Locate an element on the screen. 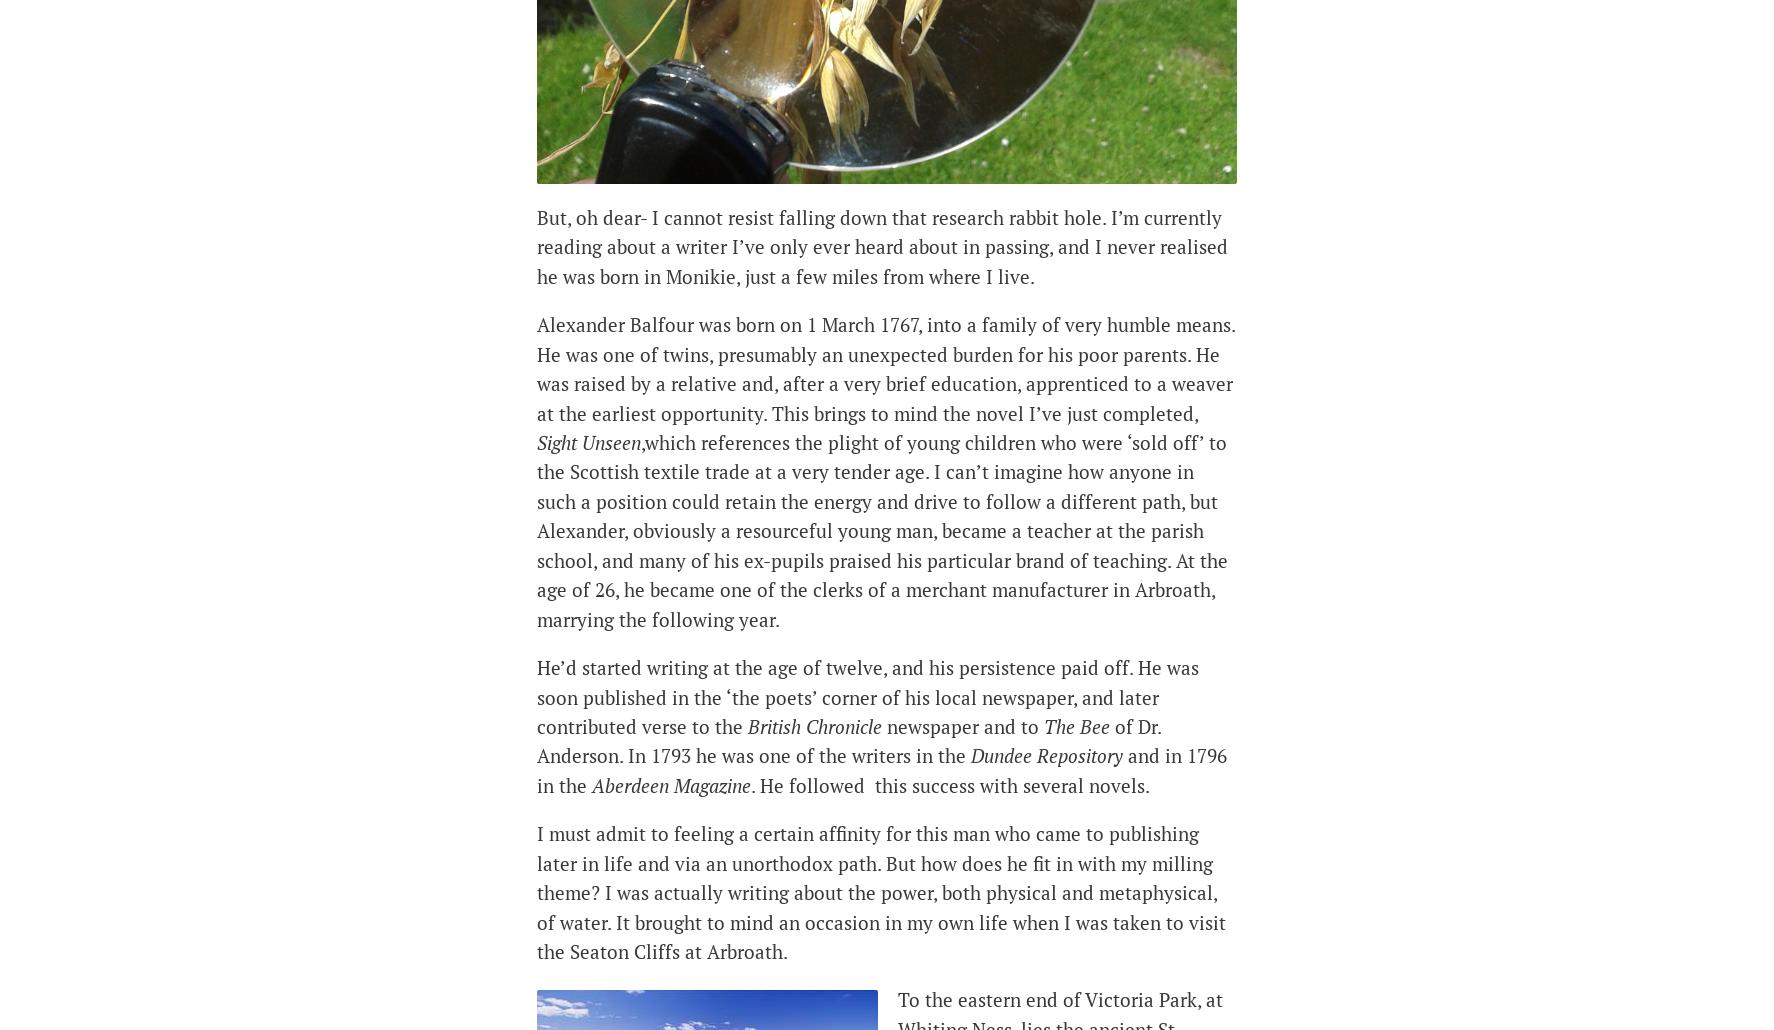  'of Dr. Anderson. In 1793 he was one of the writers in the' is located at coordinates (535, 740).